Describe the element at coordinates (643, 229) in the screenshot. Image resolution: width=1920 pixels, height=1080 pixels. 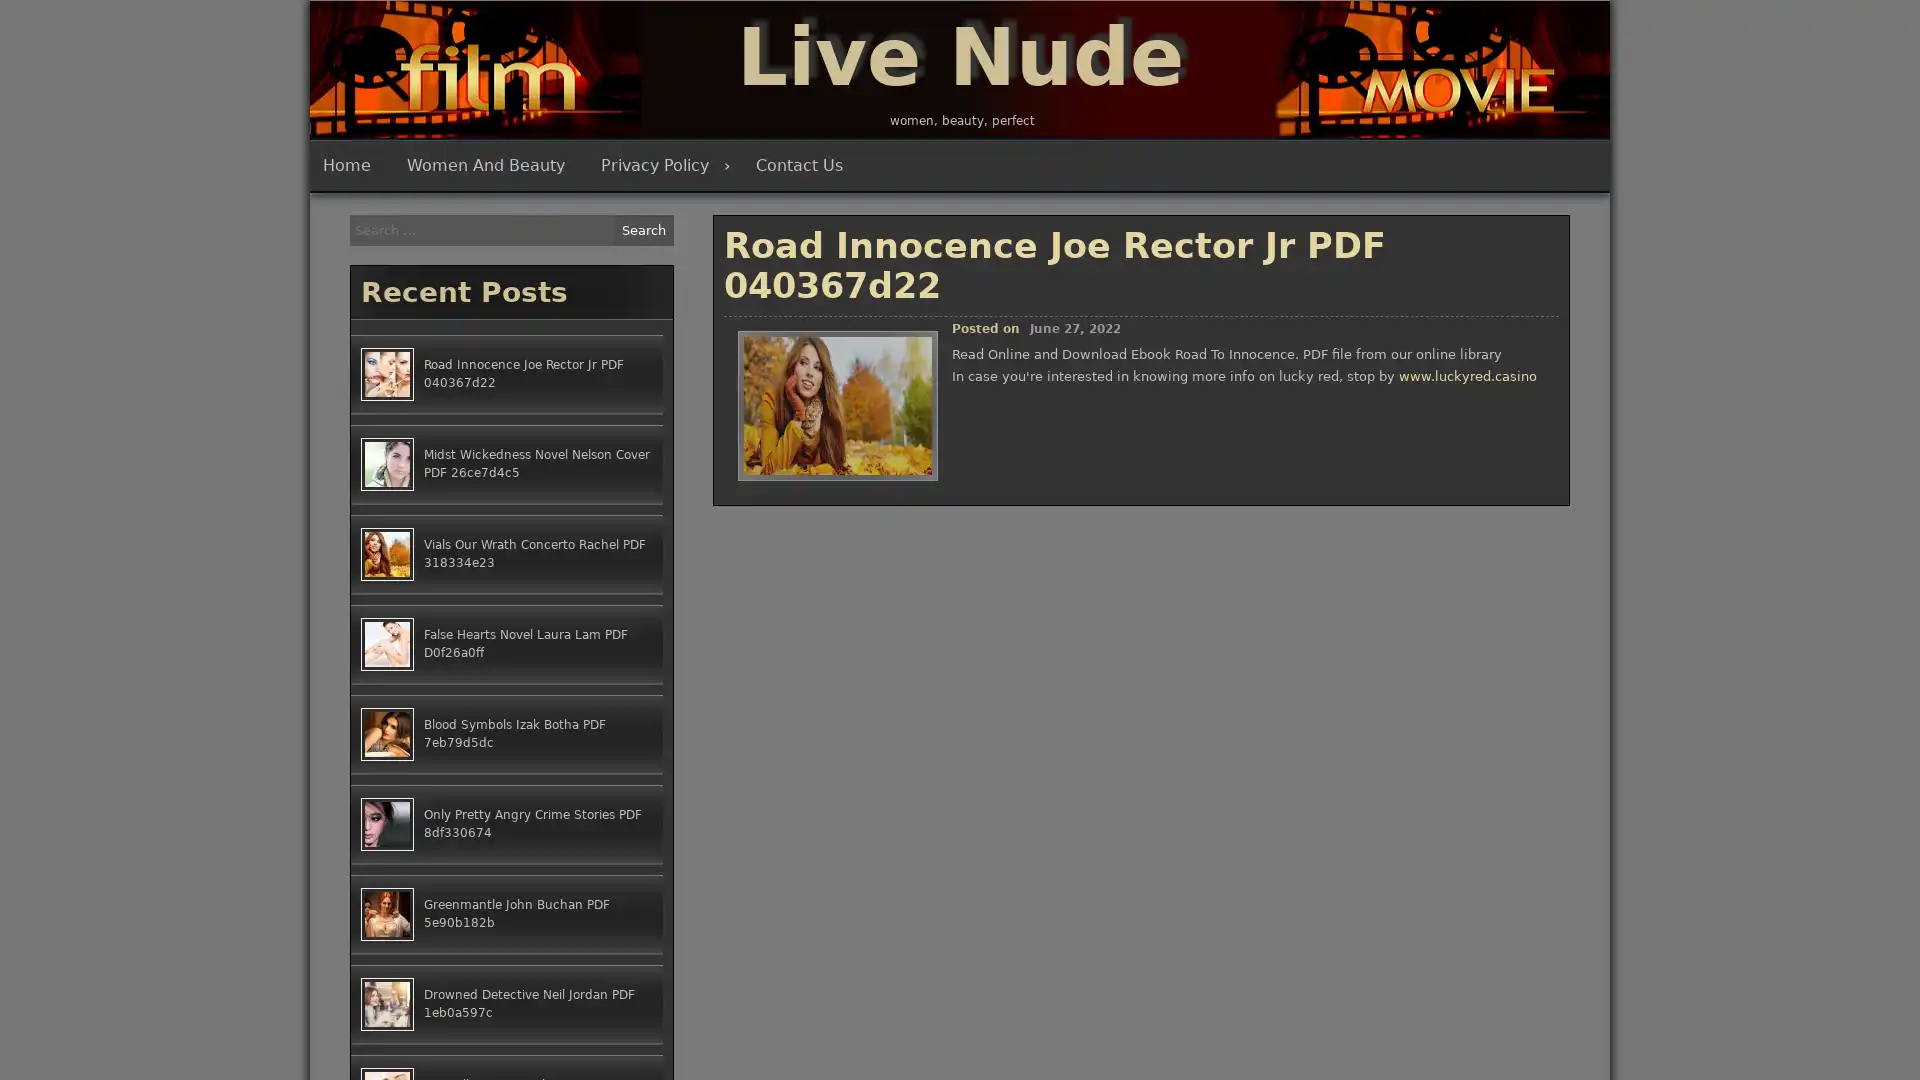
I see `Search` at that location.